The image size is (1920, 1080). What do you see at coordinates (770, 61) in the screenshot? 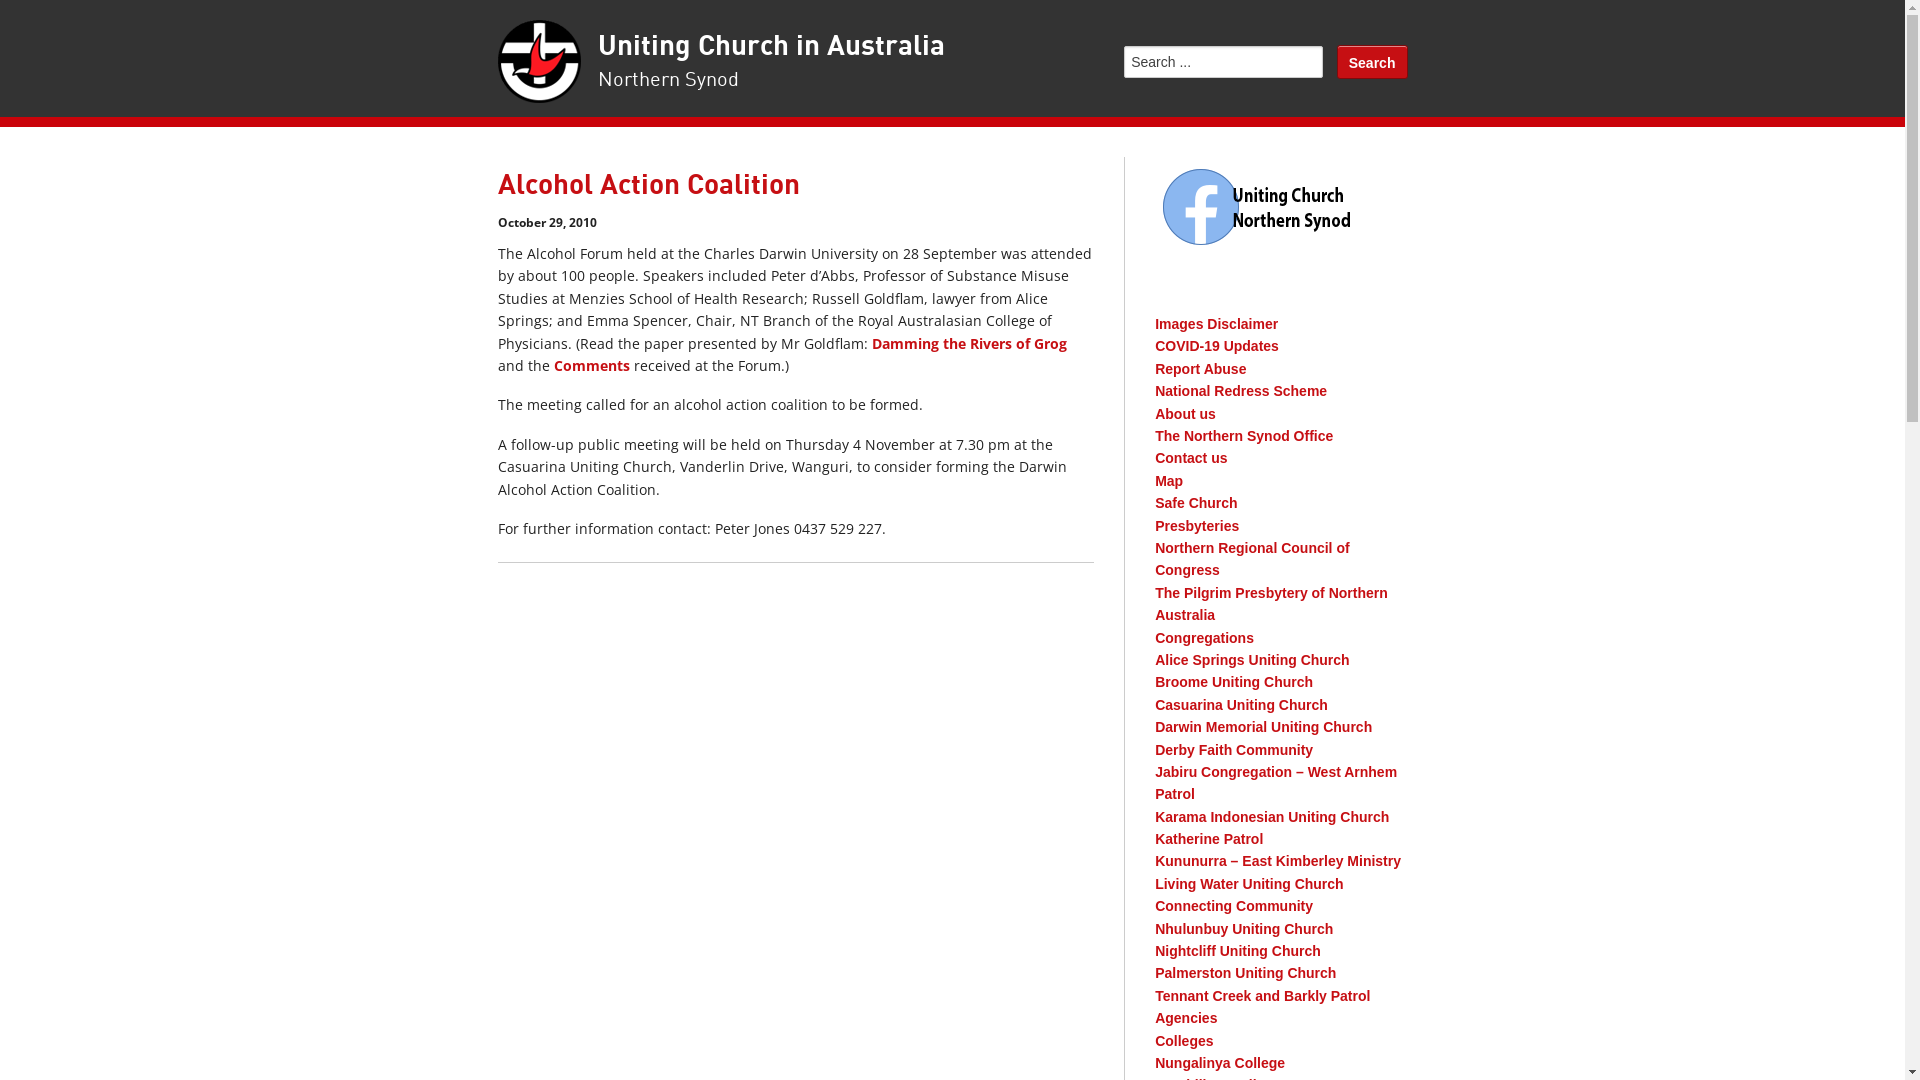
I see `'Uniting Church in Australia` at bounding box center [770, 61].